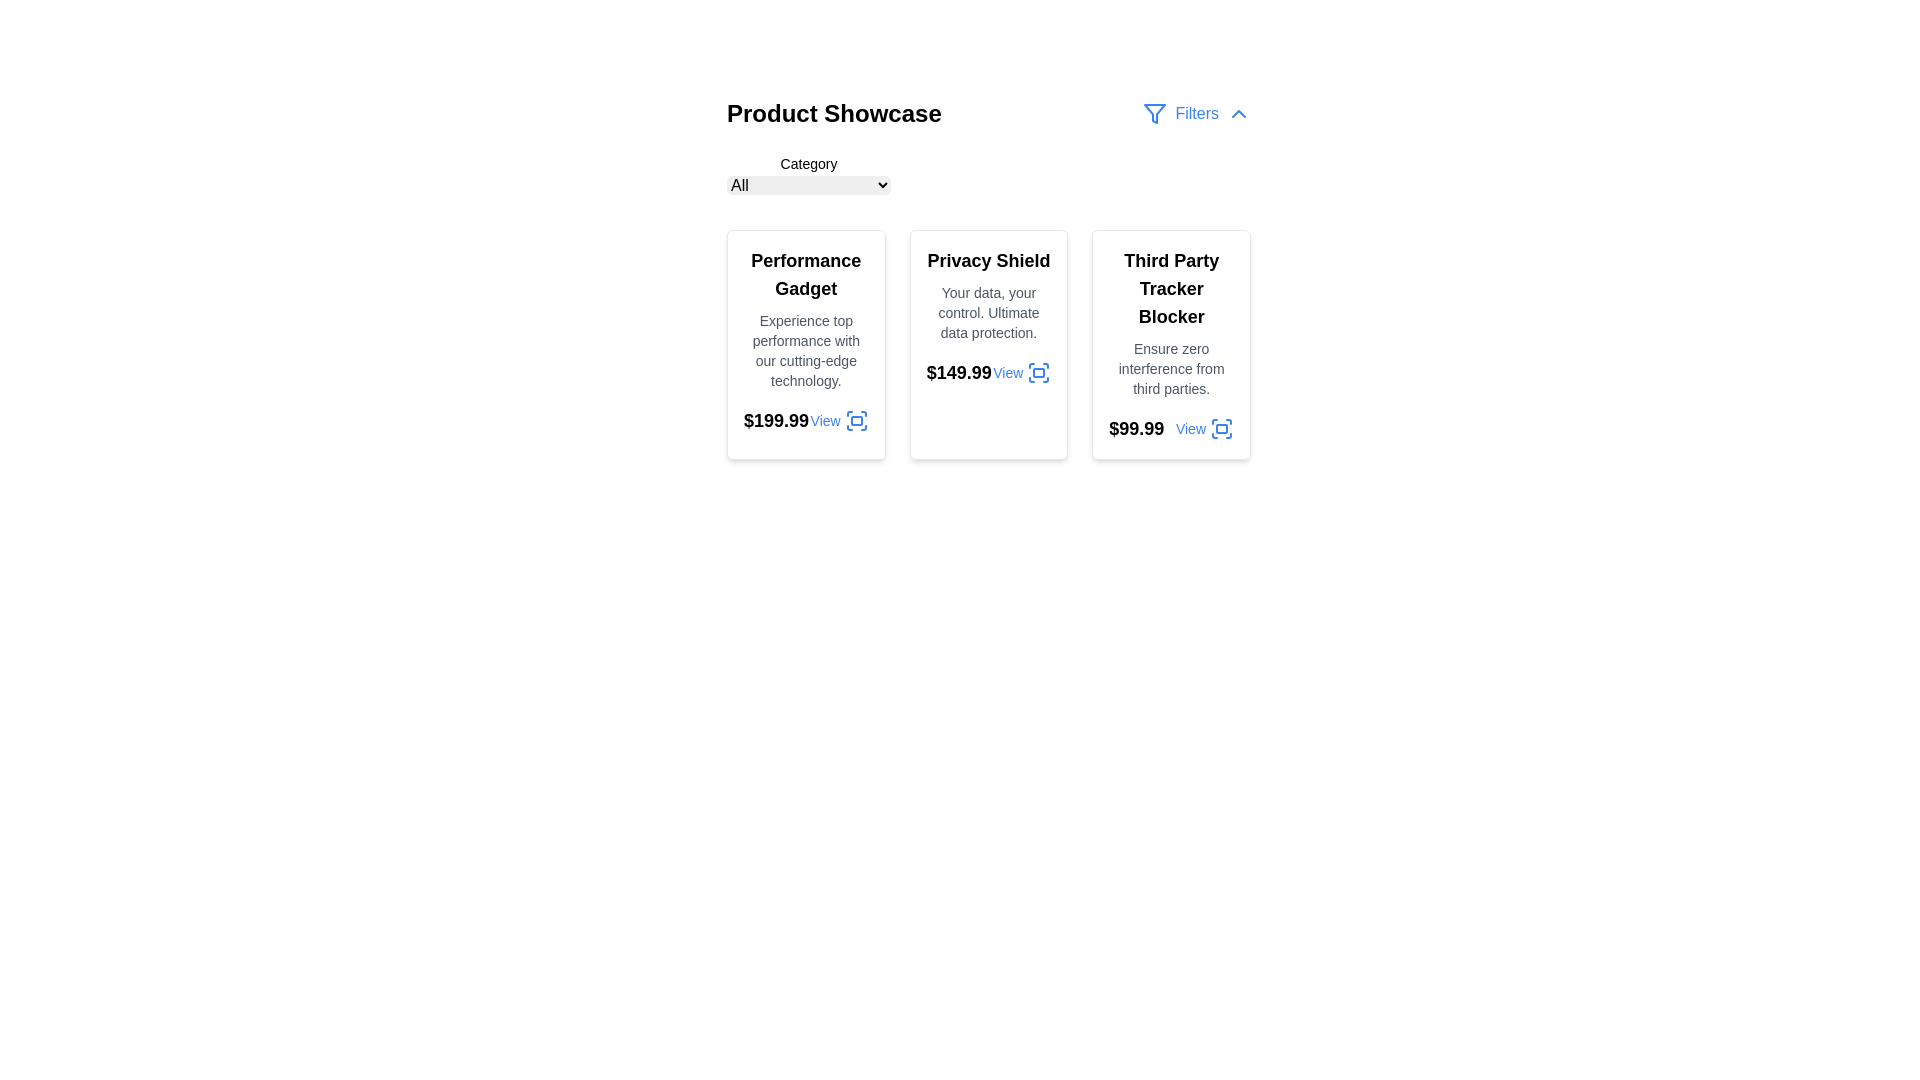 The height and width of the screenshot is (1080, 1920). What do you see at coordinates (1171, 427) in the screenshot?
I see `the interactive 'View' link which is part of the price Composite element that includes a bold '$99.99' text and a magnifying glass icon` at bounding box center [1171, 427].